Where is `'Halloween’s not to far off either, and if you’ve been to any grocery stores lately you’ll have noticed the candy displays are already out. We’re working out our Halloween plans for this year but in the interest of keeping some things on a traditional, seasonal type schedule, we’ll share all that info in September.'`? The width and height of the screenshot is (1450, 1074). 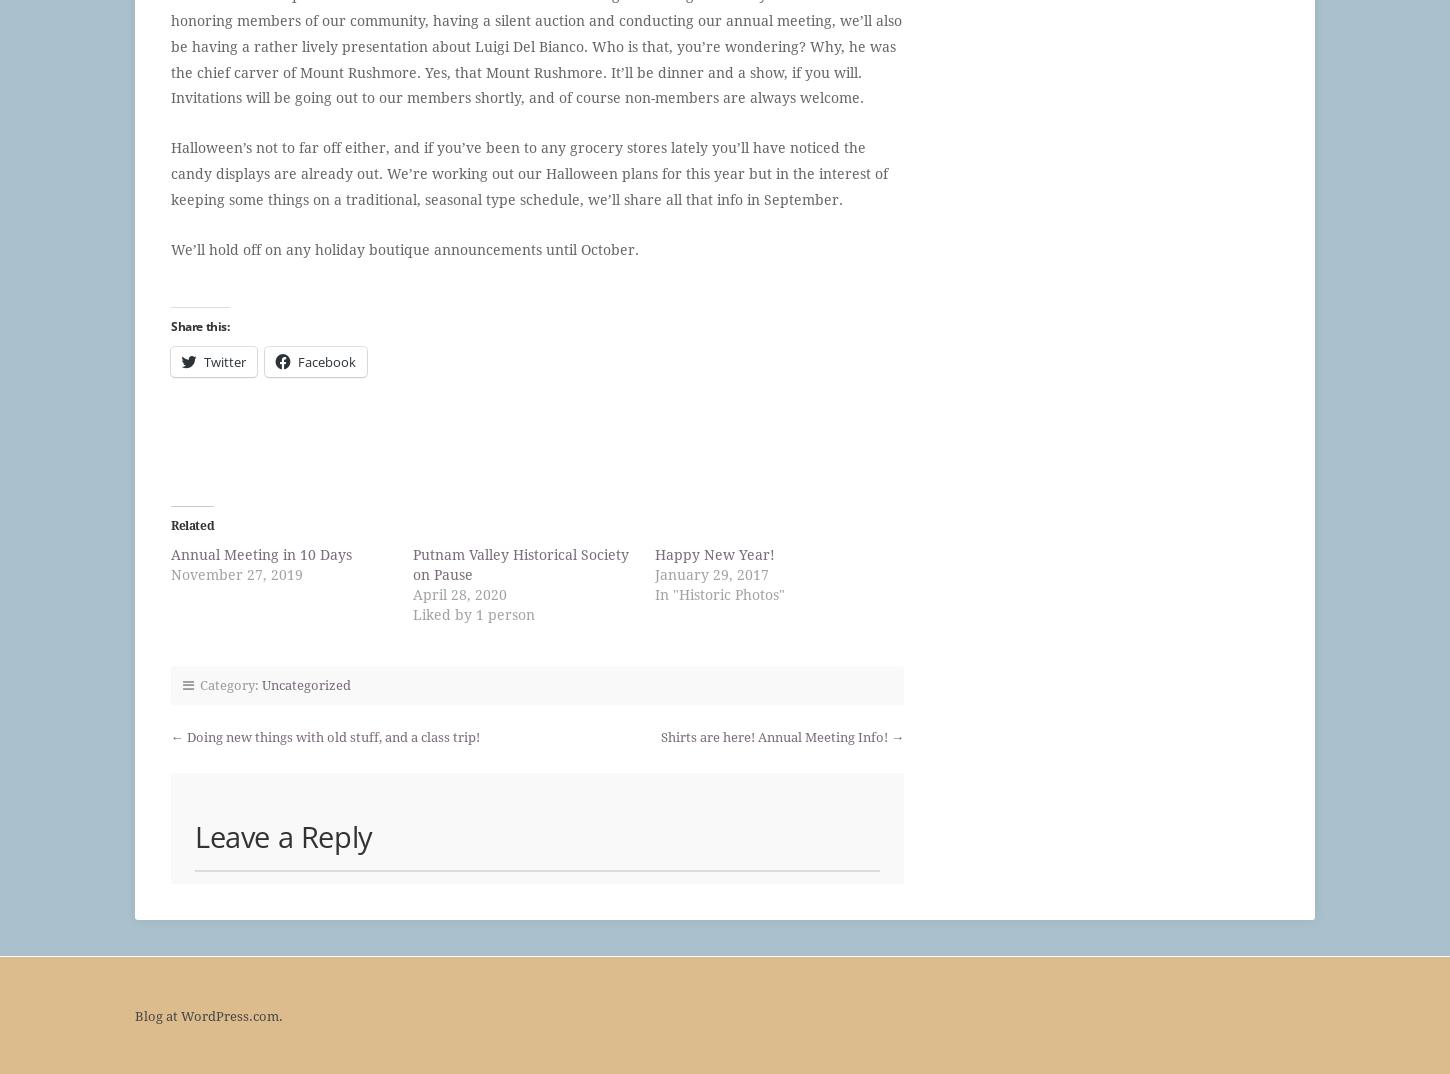 'Halloween’s not to far off either, and if you’ve been to any grocery stores lately you’ll have noticed the candy displays are already out. We’re working out our Halloween plans for this year but in the interest of keeping some things on a traditional, seasonal type schedule, we’ll share all that info in September.' is located at coordinates (529, 173).